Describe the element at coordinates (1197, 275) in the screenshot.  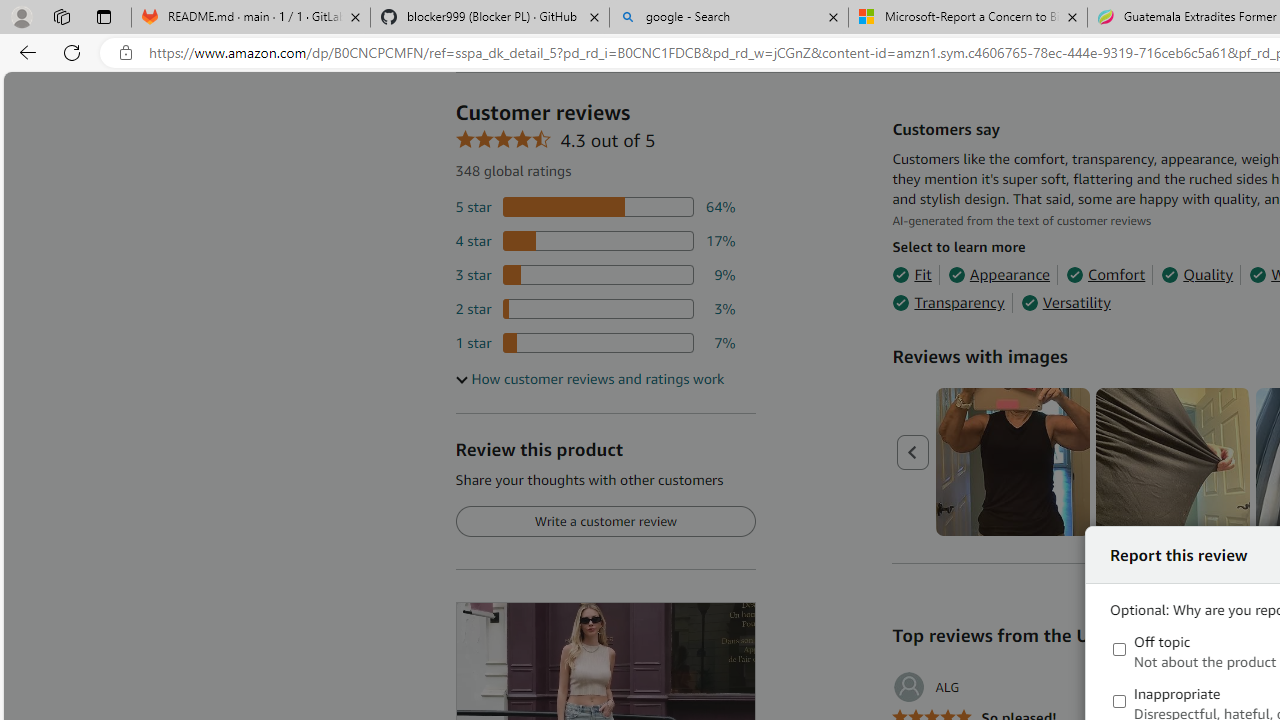
I see `'Quality'` at that location.